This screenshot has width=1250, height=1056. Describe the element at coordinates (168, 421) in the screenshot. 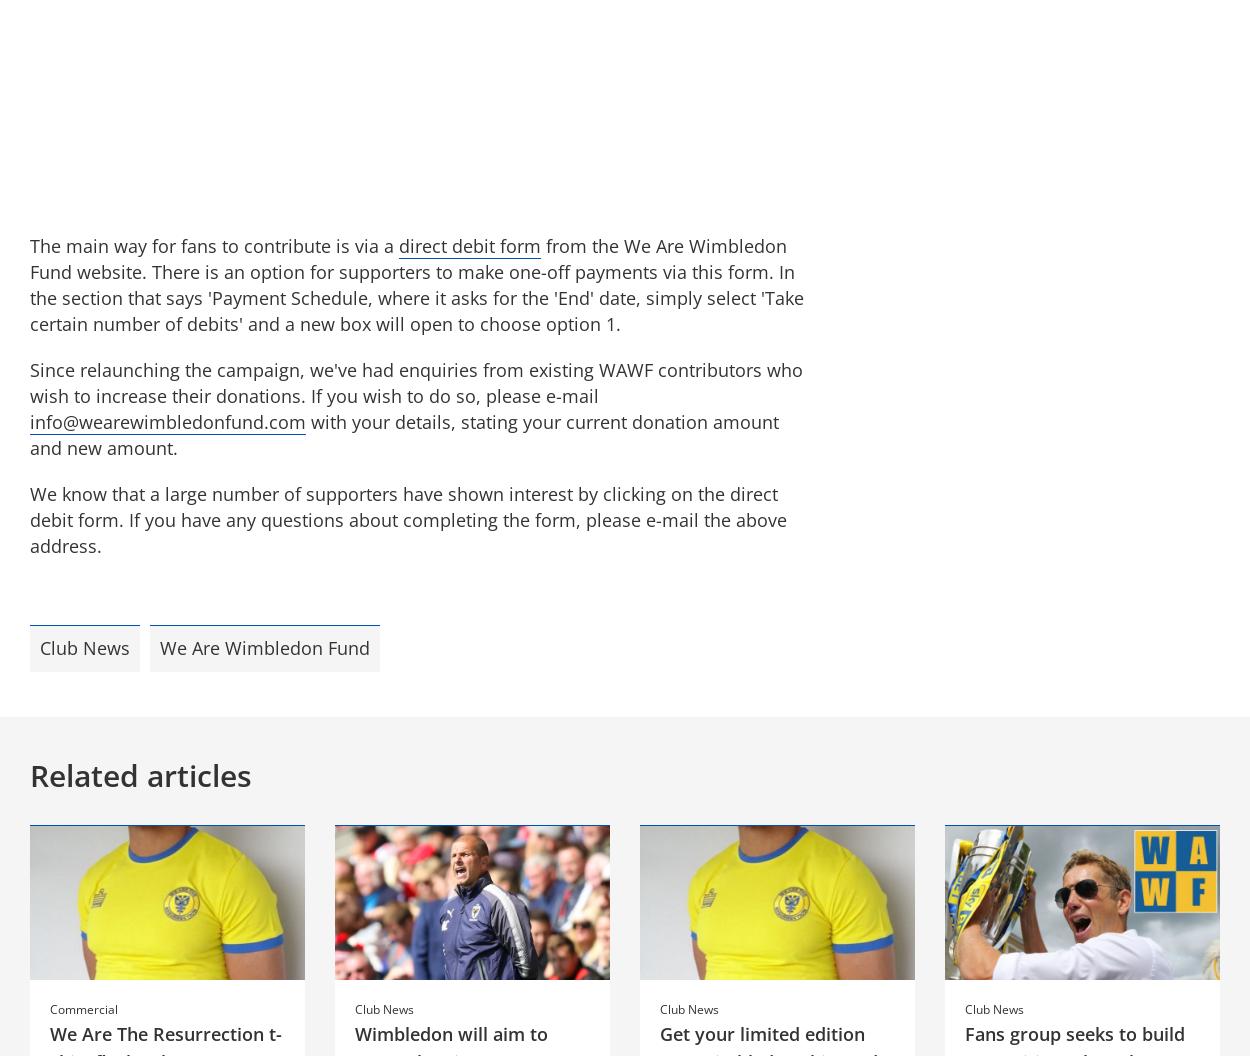

I see `'info@wearewimbledonfund.com'` at that location.